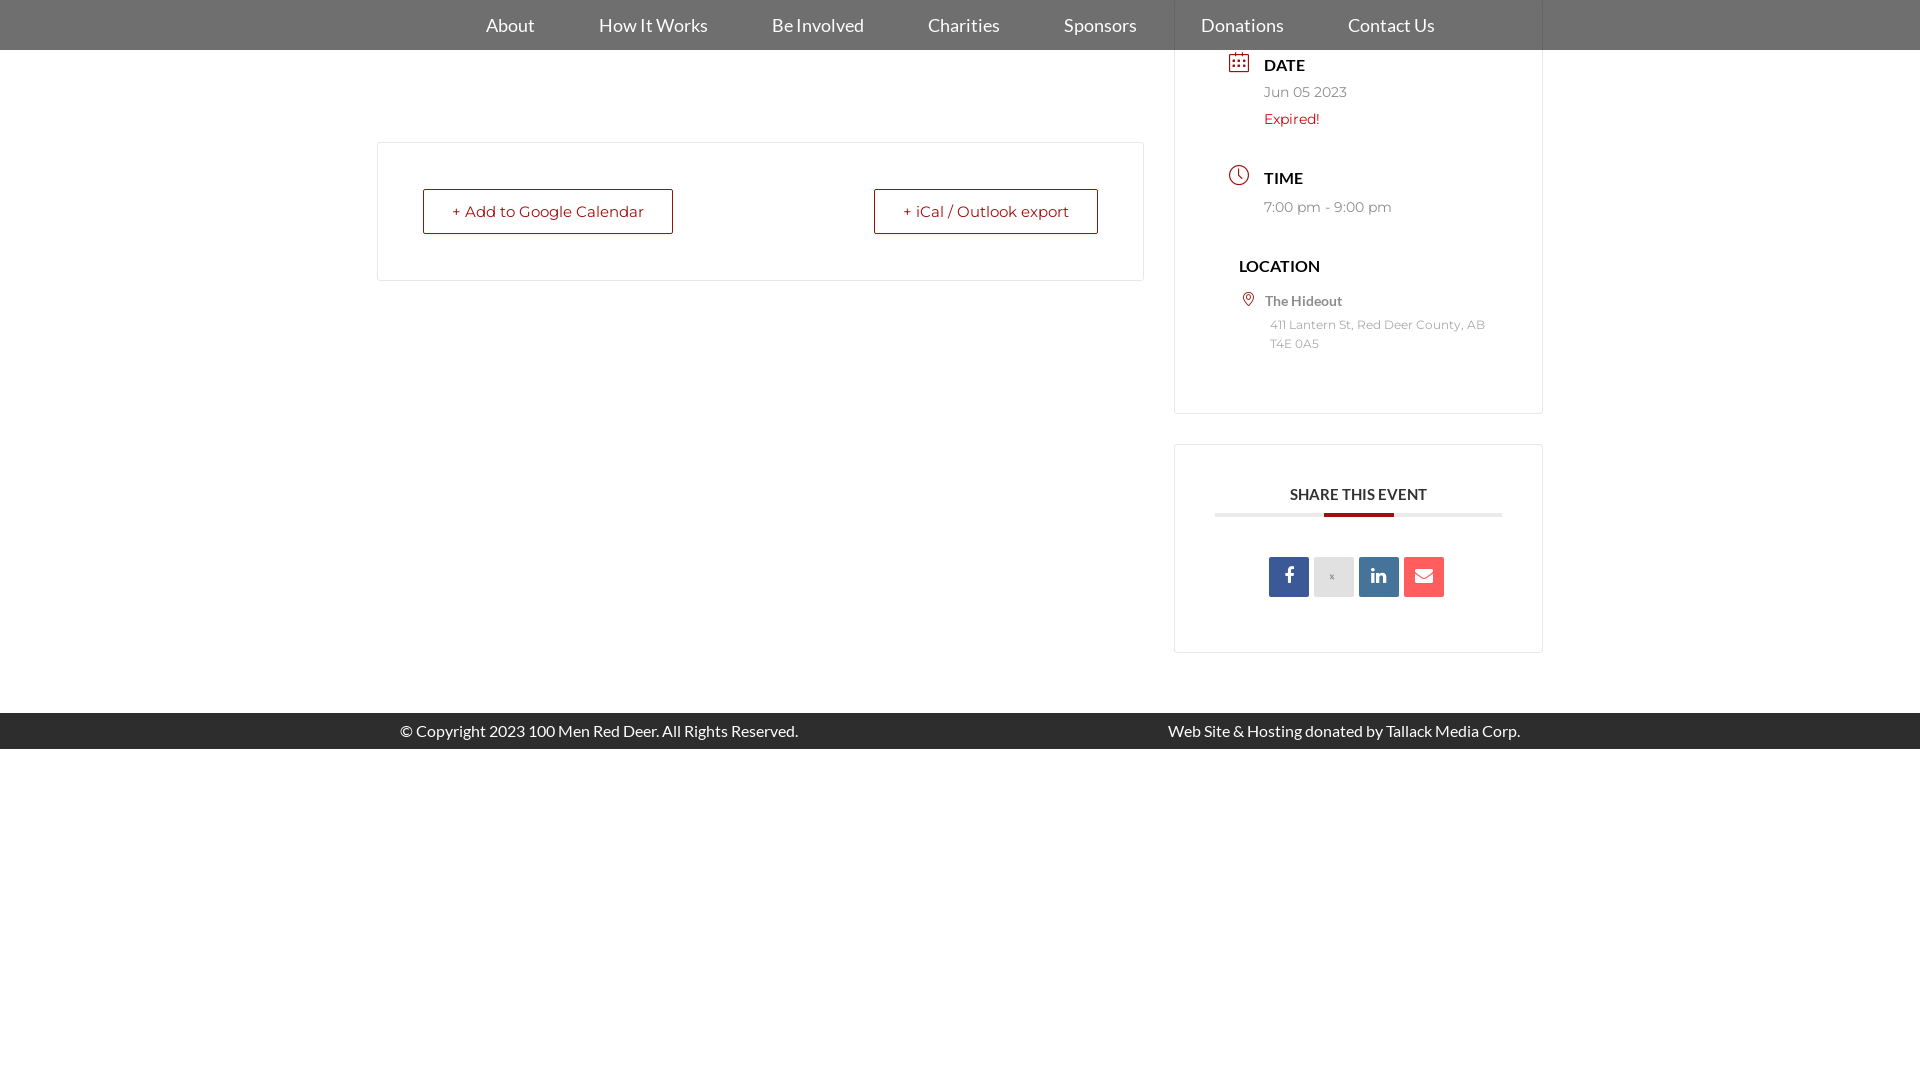 This screenshot has height=1080, width=1920. I want to click on 'Be Involved', so click(817, 24).